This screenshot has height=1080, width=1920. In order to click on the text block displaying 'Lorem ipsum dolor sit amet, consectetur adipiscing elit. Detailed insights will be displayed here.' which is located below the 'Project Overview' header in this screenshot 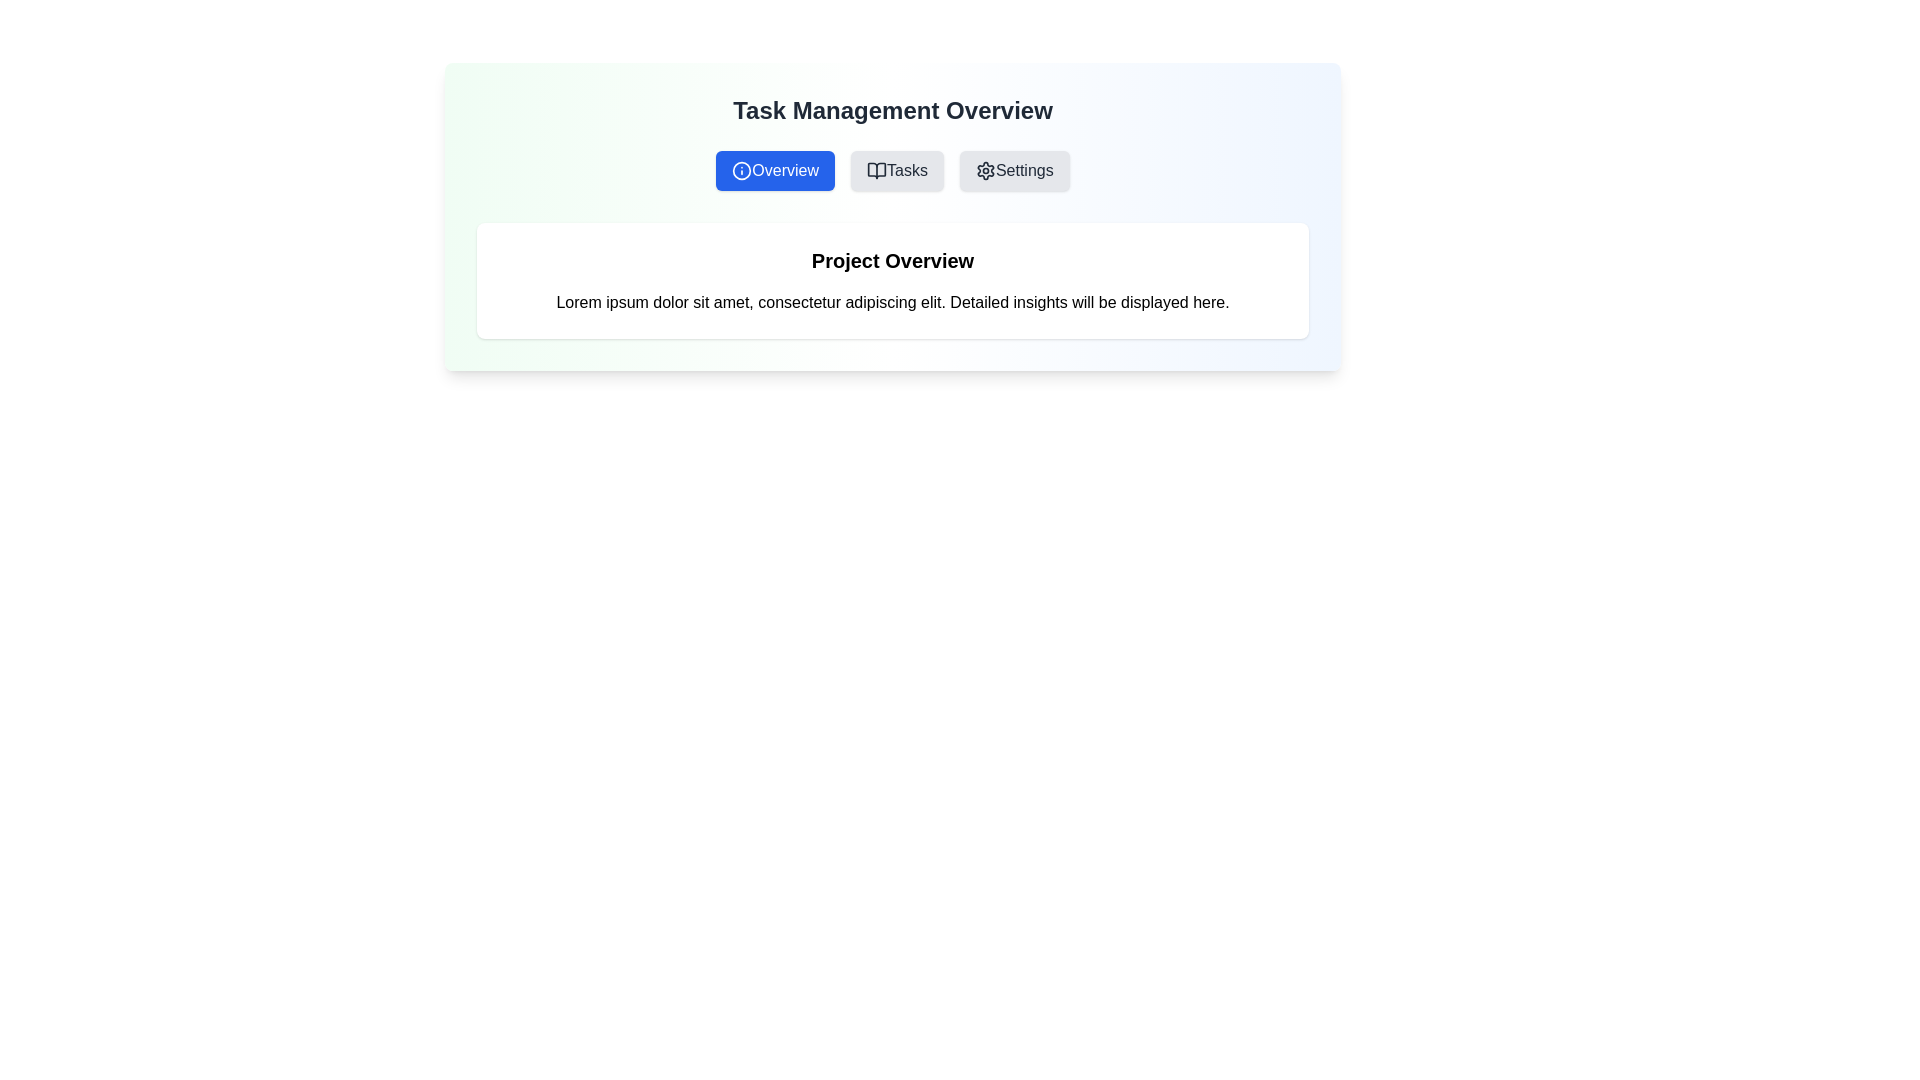, I will do `click(891, 303)`.